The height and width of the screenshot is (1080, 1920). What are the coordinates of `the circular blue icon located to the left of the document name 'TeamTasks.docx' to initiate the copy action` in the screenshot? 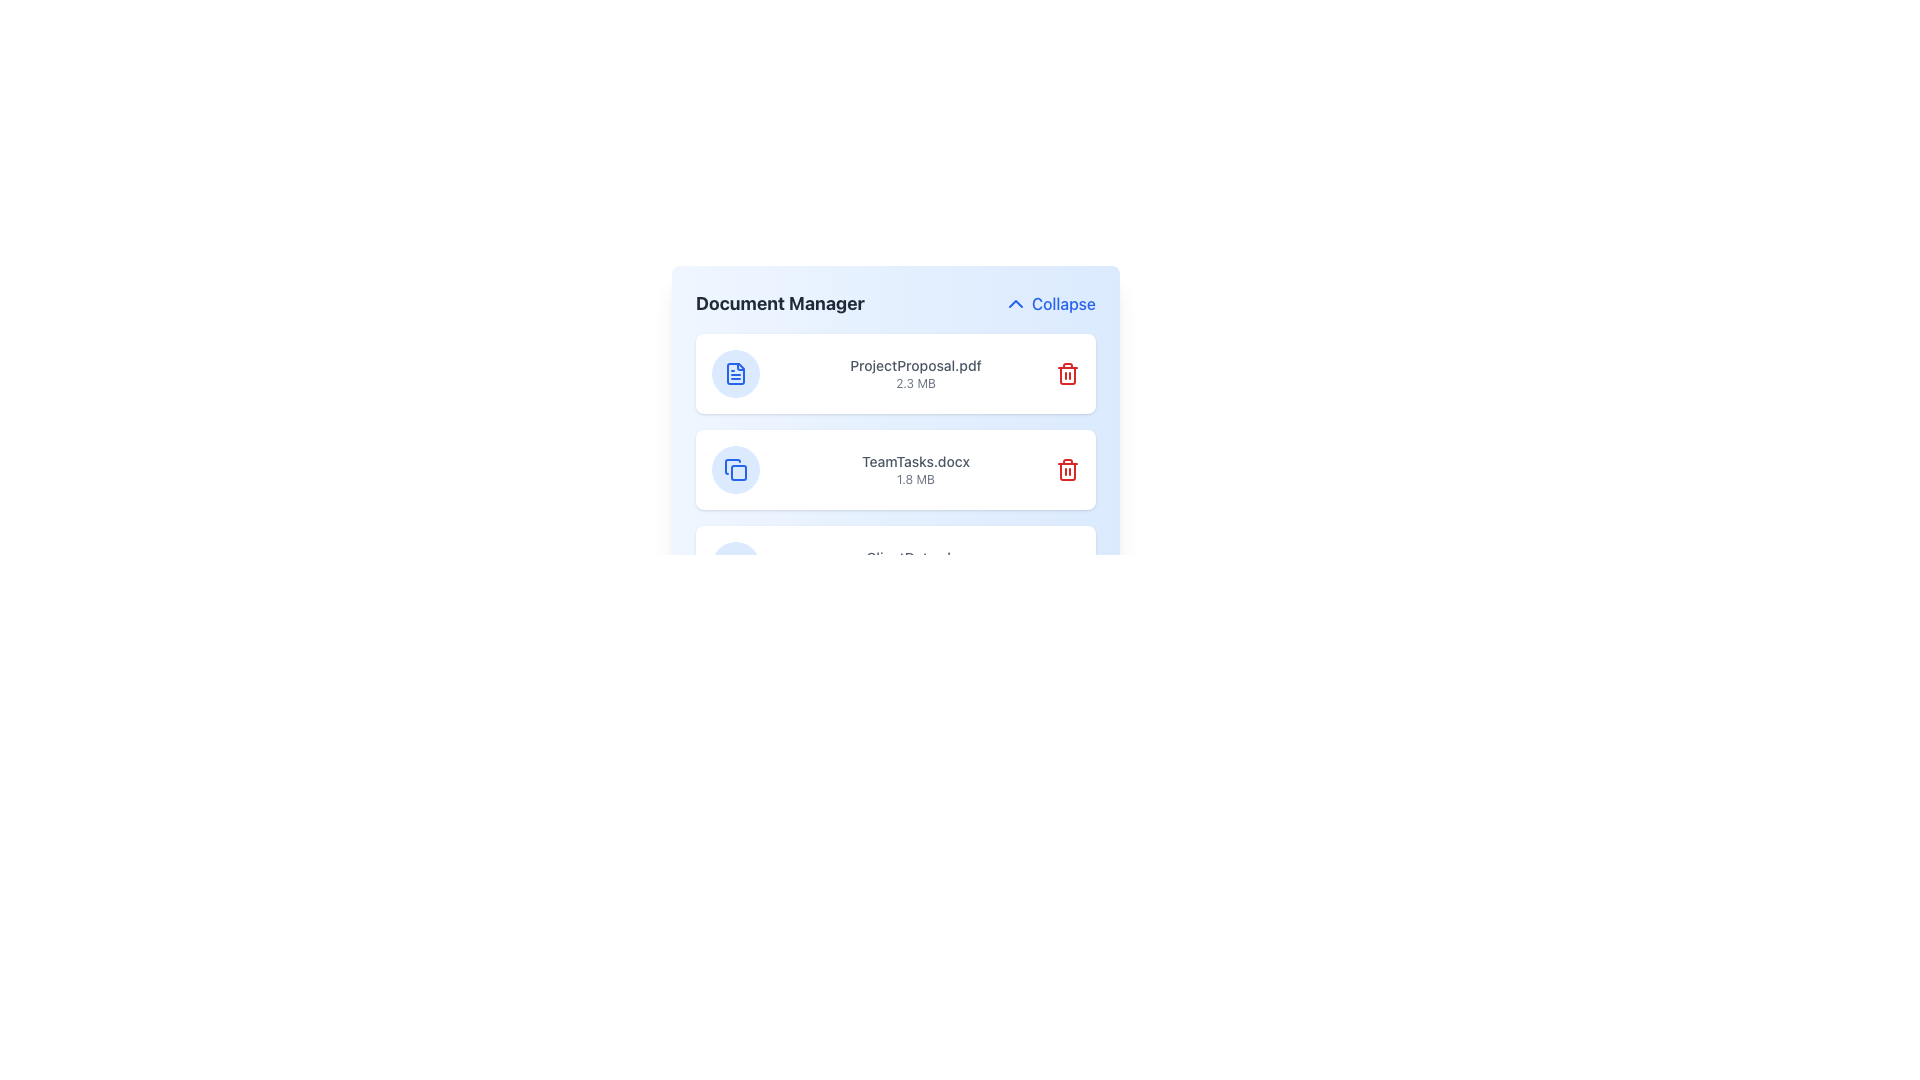 It's located at (734, 470).